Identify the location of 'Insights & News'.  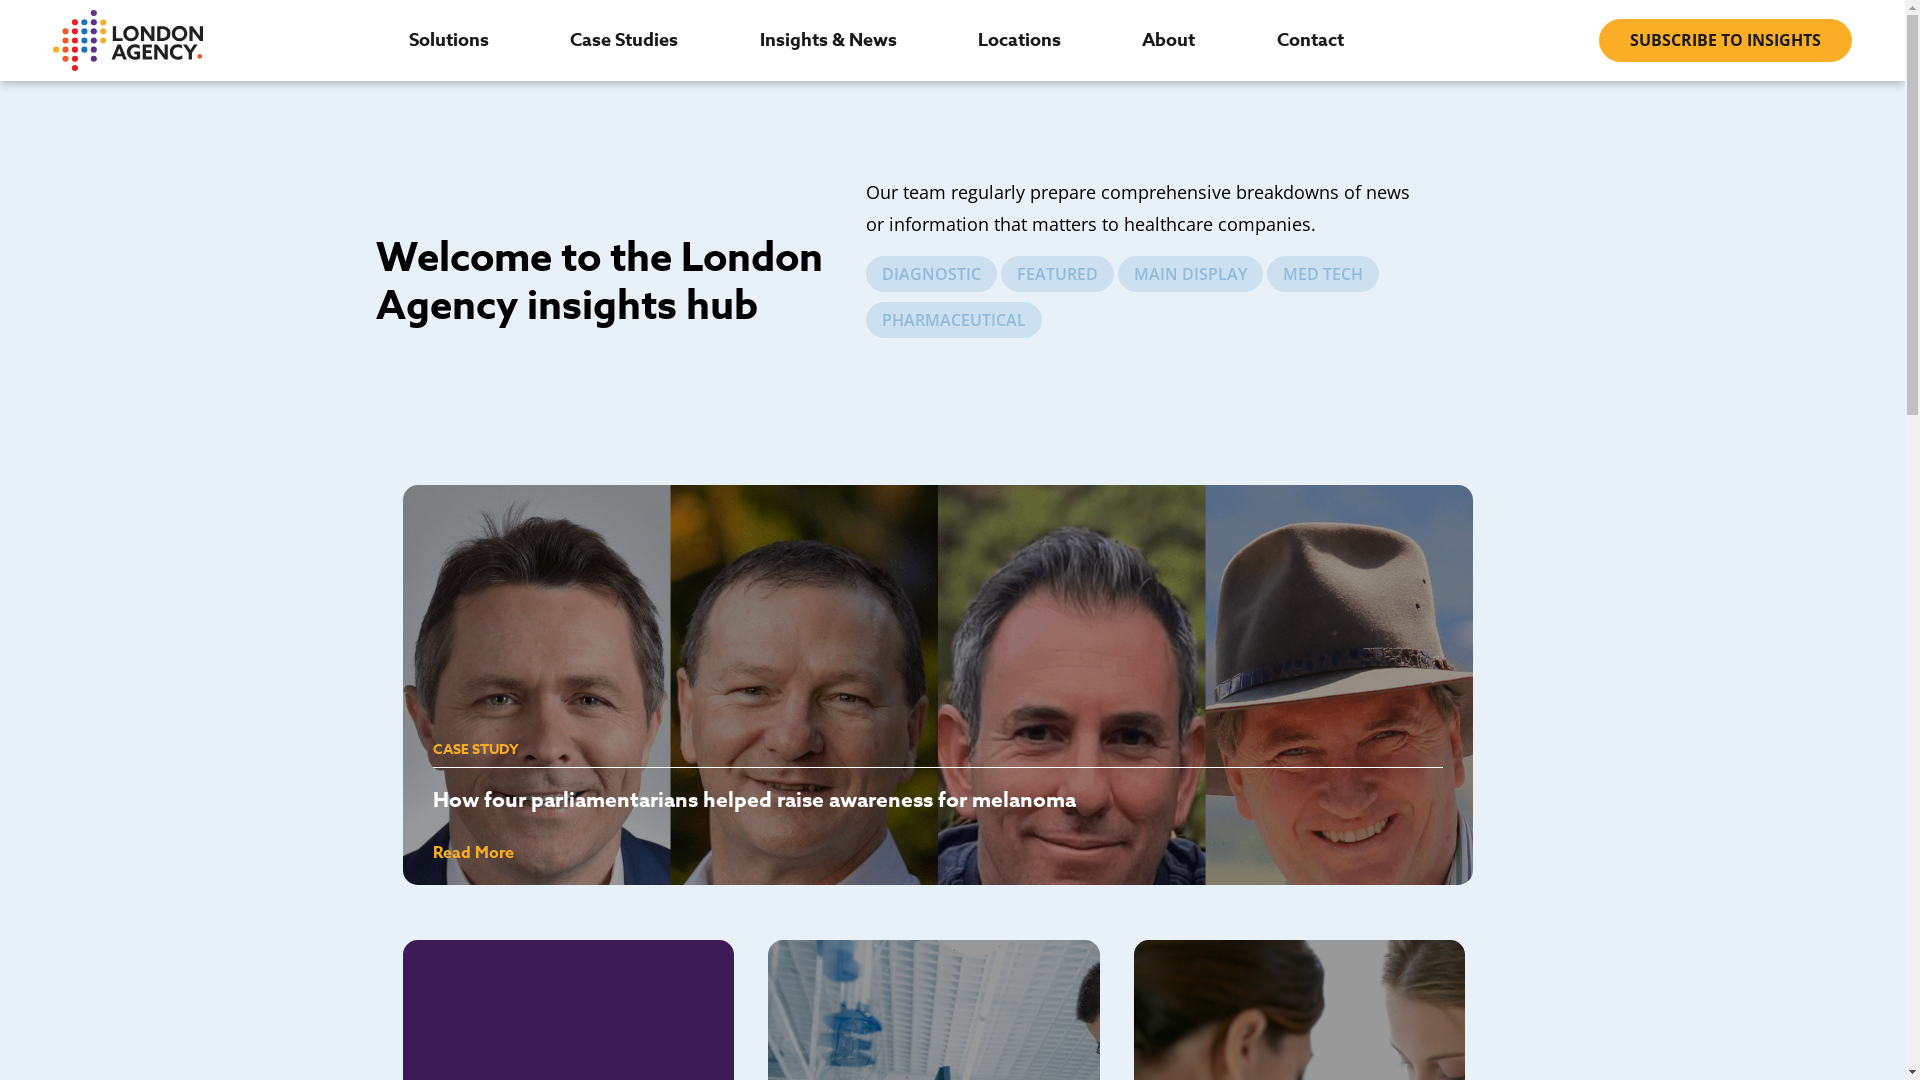
(828, 39).